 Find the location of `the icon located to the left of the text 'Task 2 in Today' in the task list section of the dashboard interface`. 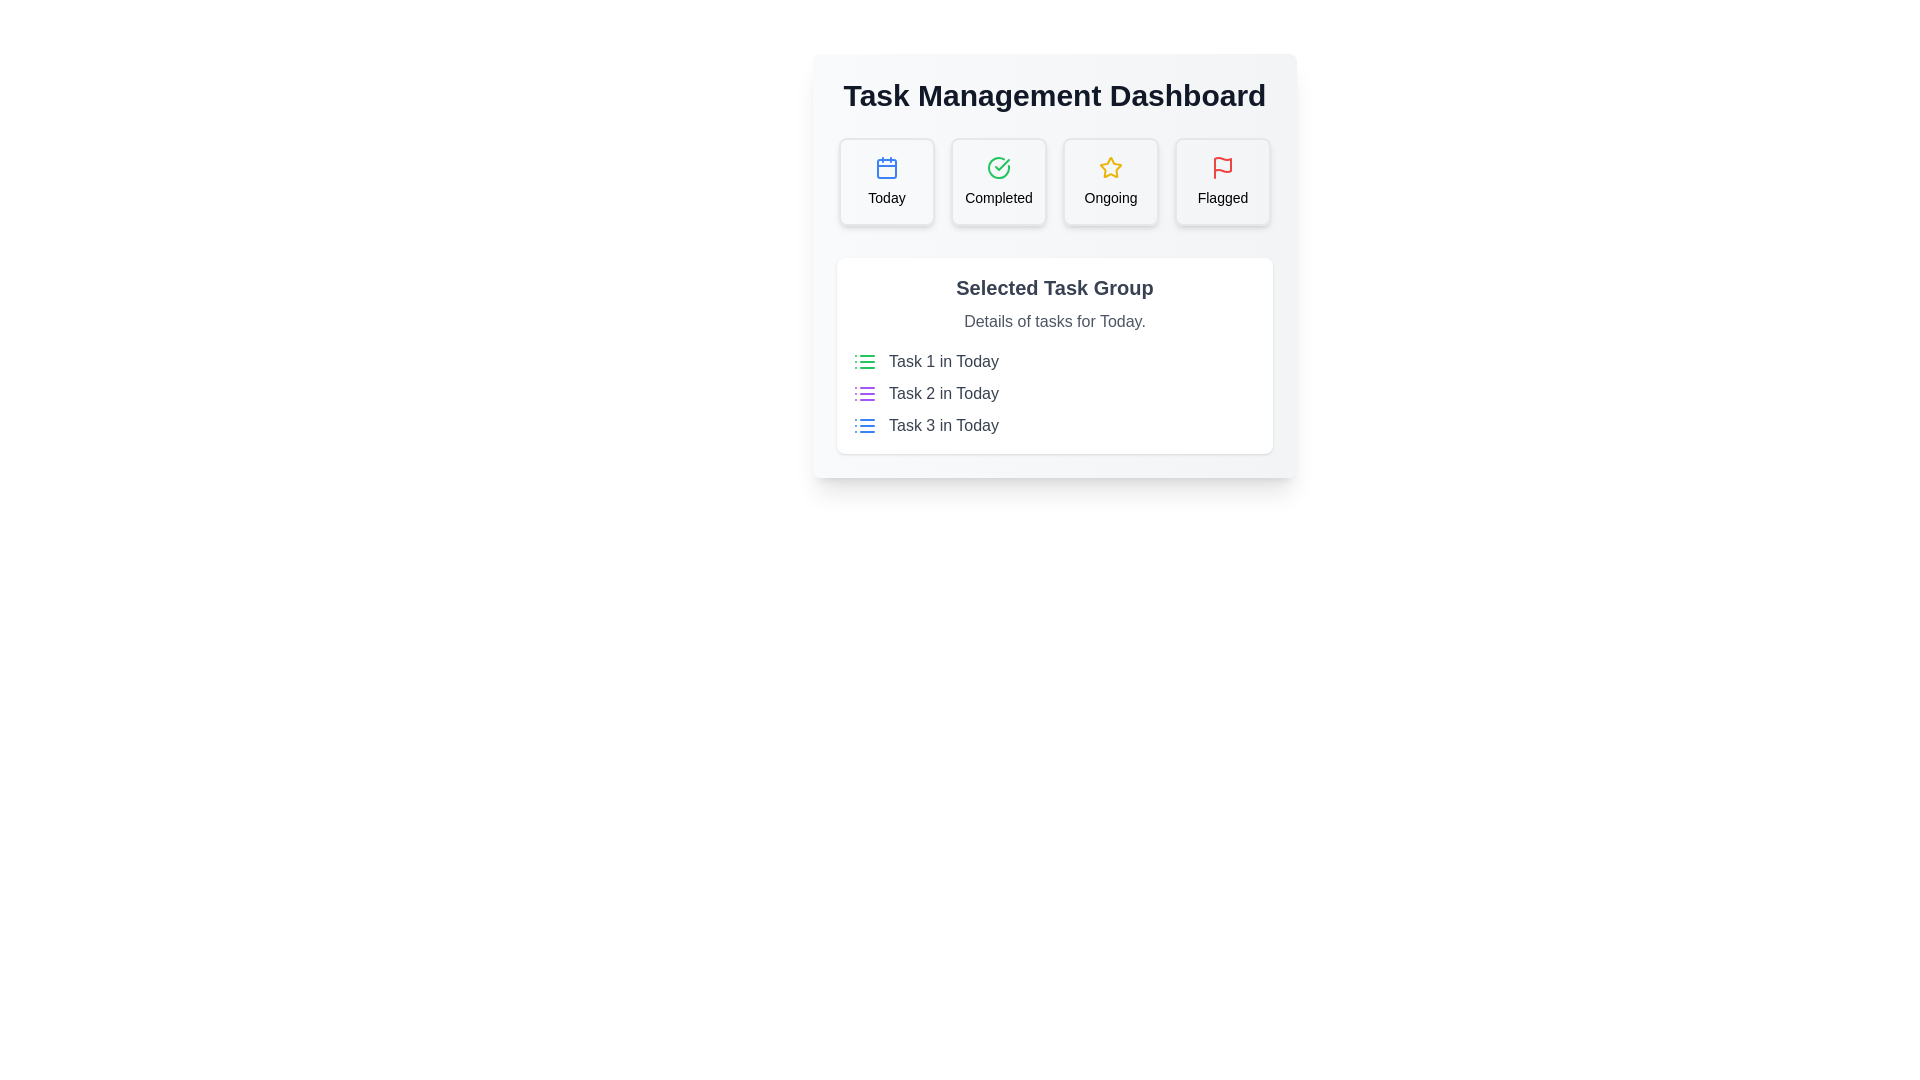

the icon located to the left of the text 'Task 2 in Today' in the task list section of the dashboard interface is located at coordinates (864, 393).